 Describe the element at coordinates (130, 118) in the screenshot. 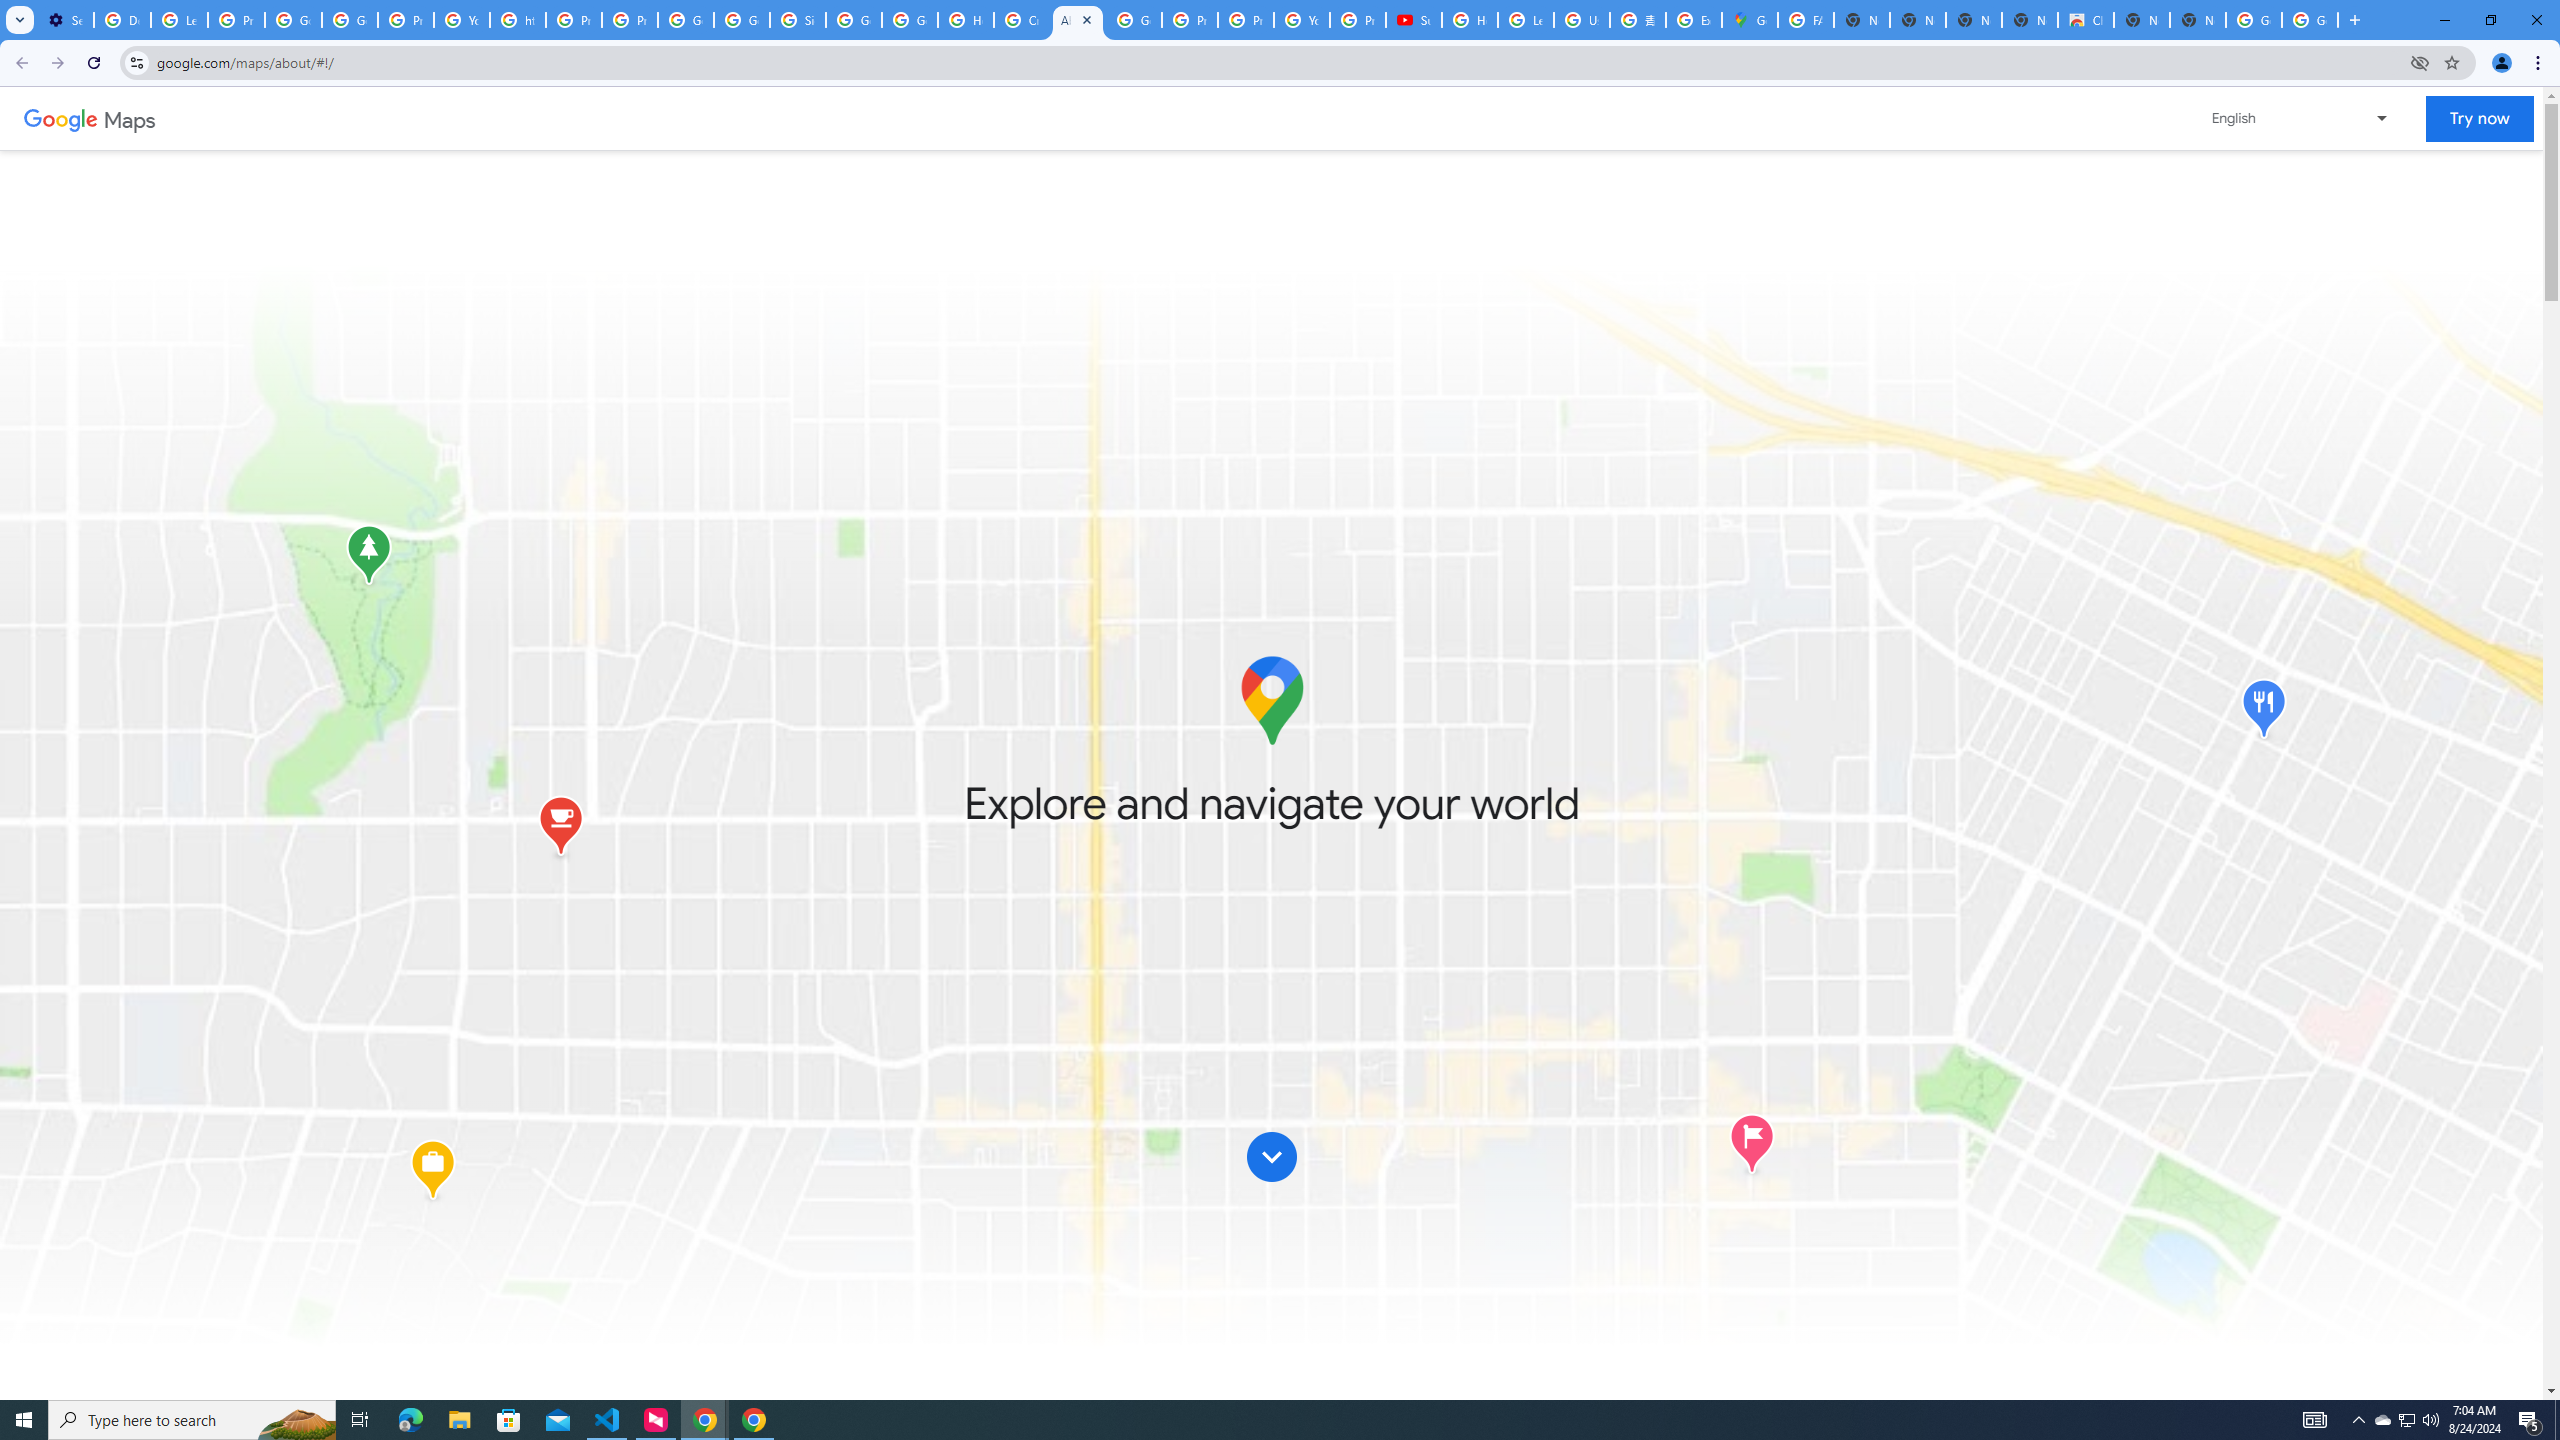

I see `'Maps'` at that location.